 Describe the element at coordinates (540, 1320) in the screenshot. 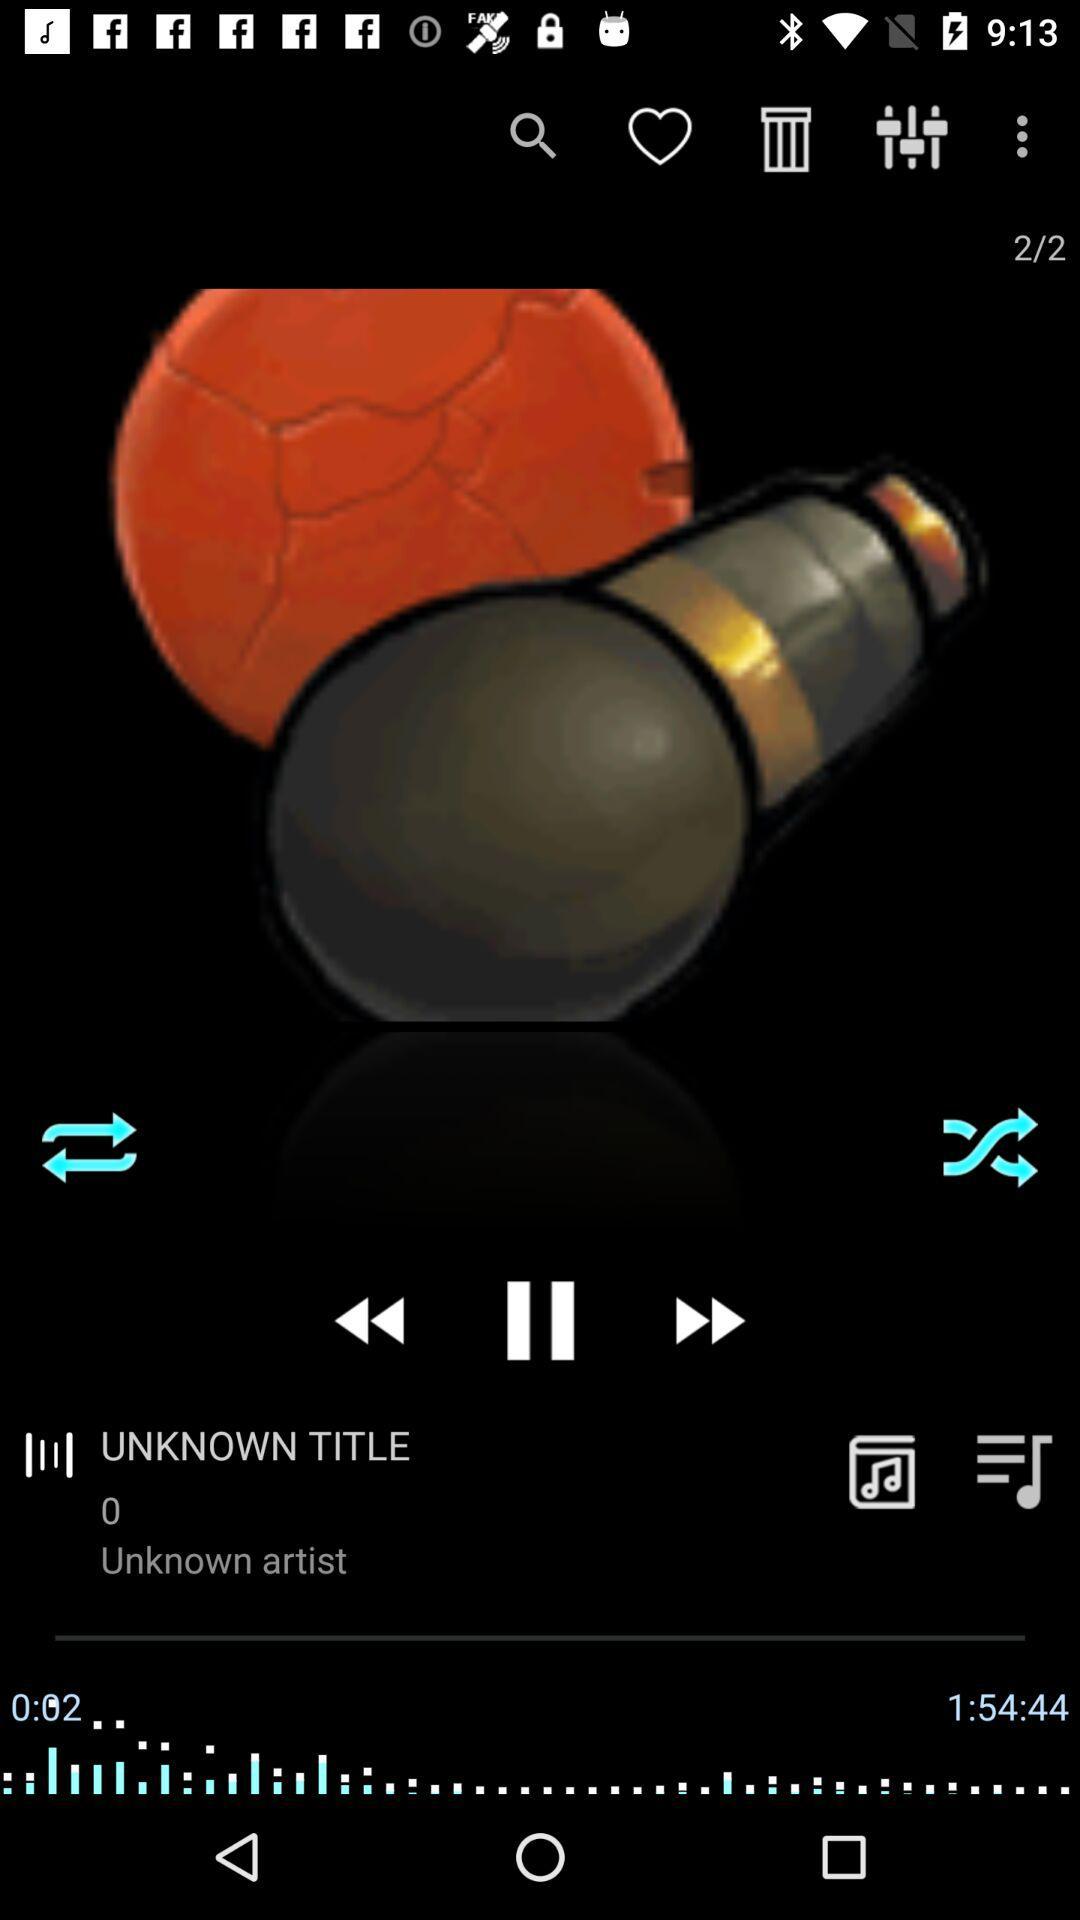

I see `pause current song` at that location.